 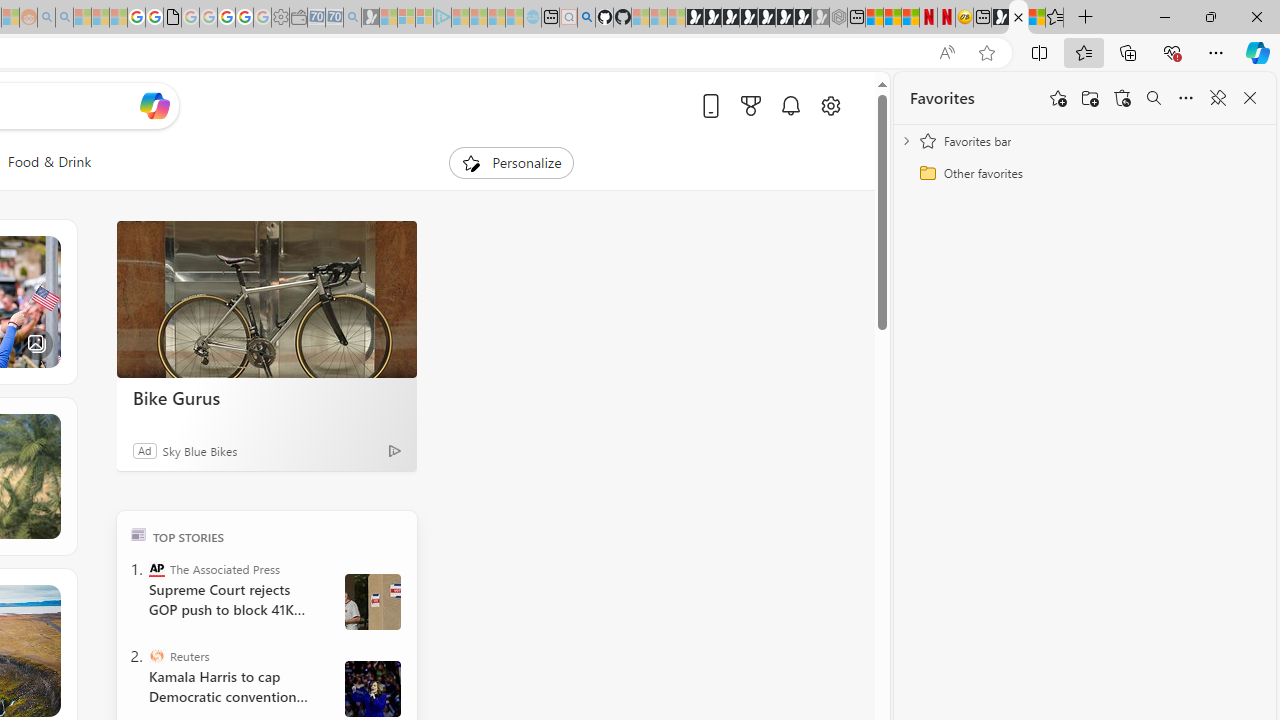 I want to click on 'Restore deleted favorites', so click(x=1122, y=98).